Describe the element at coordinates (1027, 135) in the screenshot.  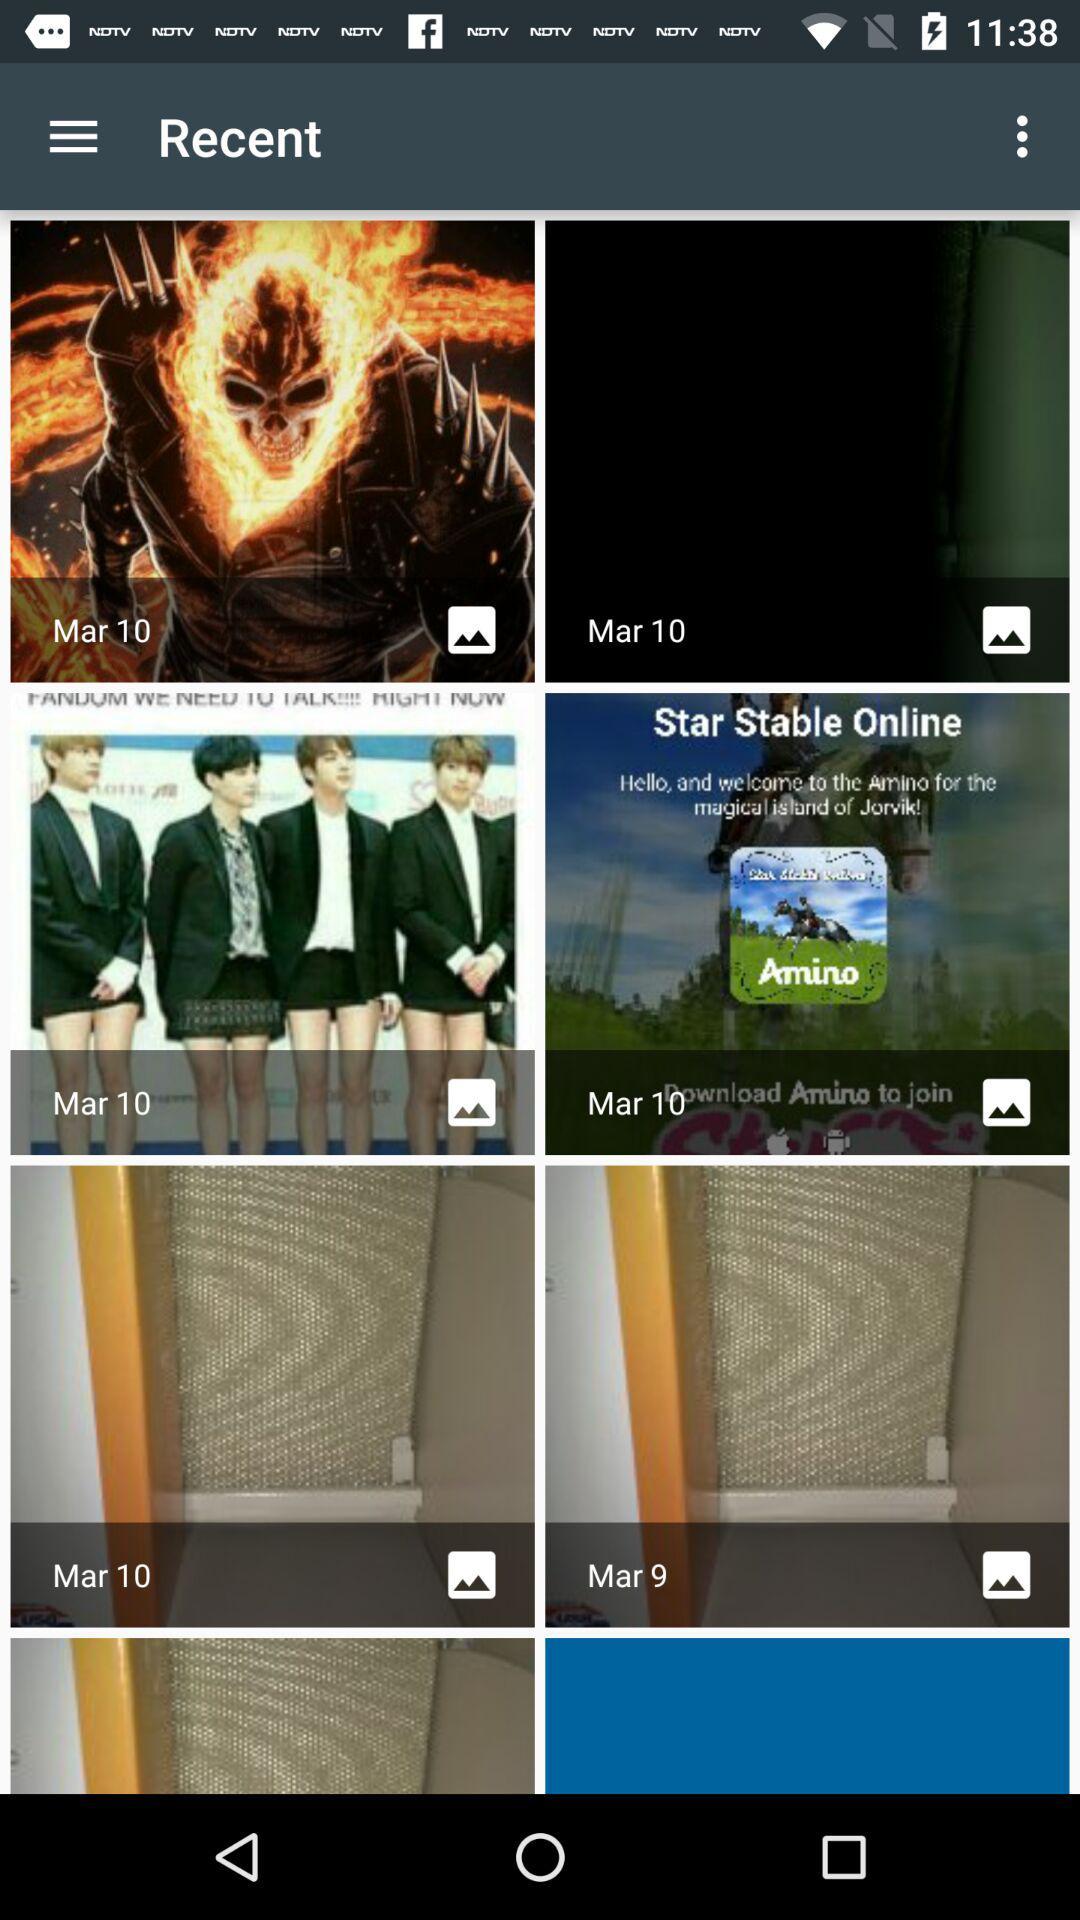
I see `the app next to recent icon` at that location.